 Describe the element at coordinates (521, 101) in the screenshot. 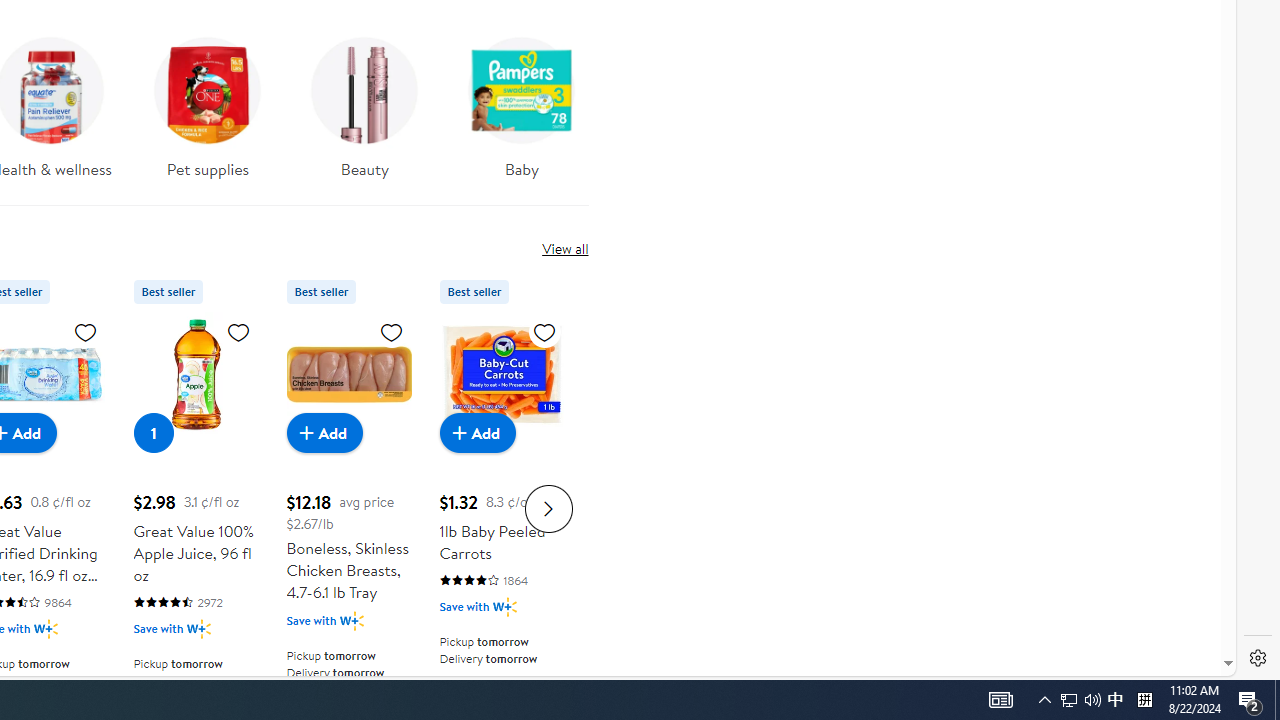

I see `'Baby'` at that location.